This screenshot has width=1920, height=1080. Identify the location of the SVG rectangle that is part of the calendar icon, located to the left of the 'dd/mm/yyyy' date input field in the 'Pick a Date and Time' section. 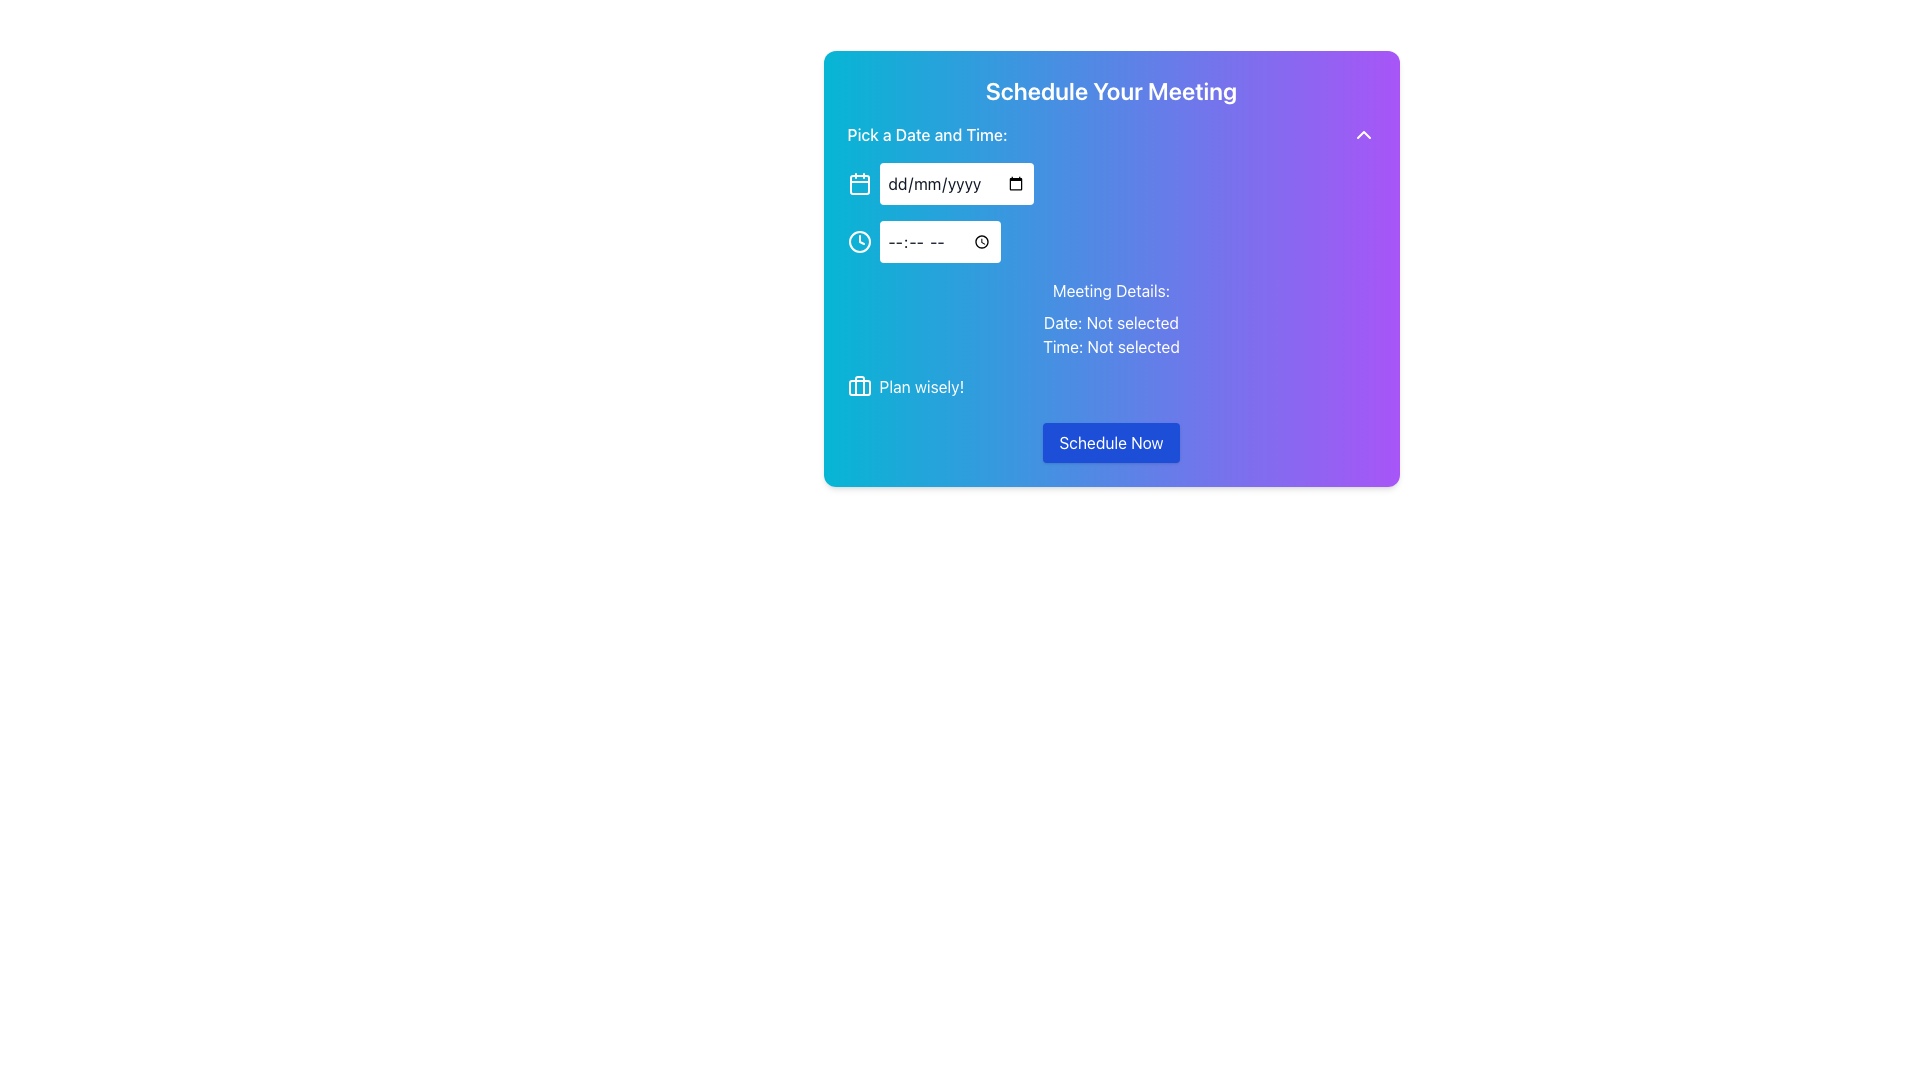
(859, 185).